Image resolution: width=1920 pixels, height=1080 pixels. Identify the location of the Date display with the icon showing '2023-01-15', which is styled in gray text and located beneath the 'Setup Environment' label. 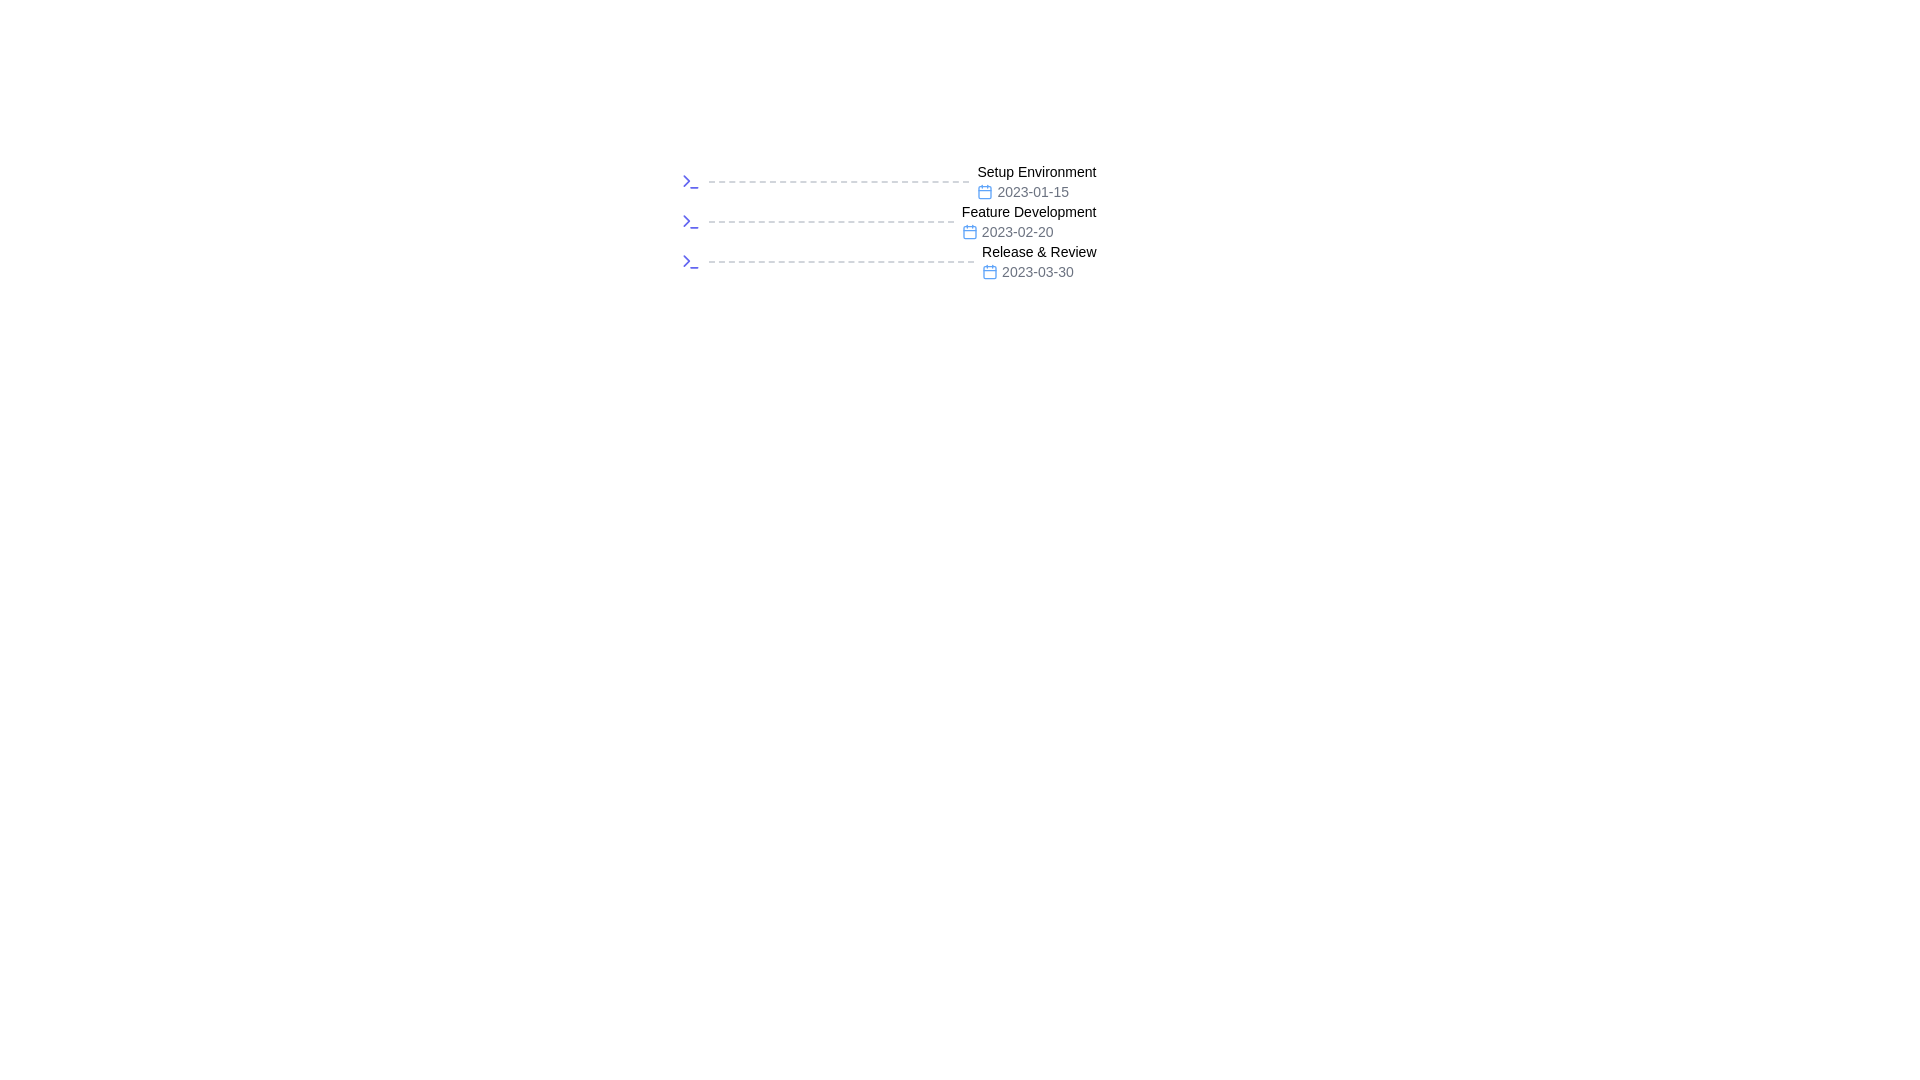
(1036, 192).